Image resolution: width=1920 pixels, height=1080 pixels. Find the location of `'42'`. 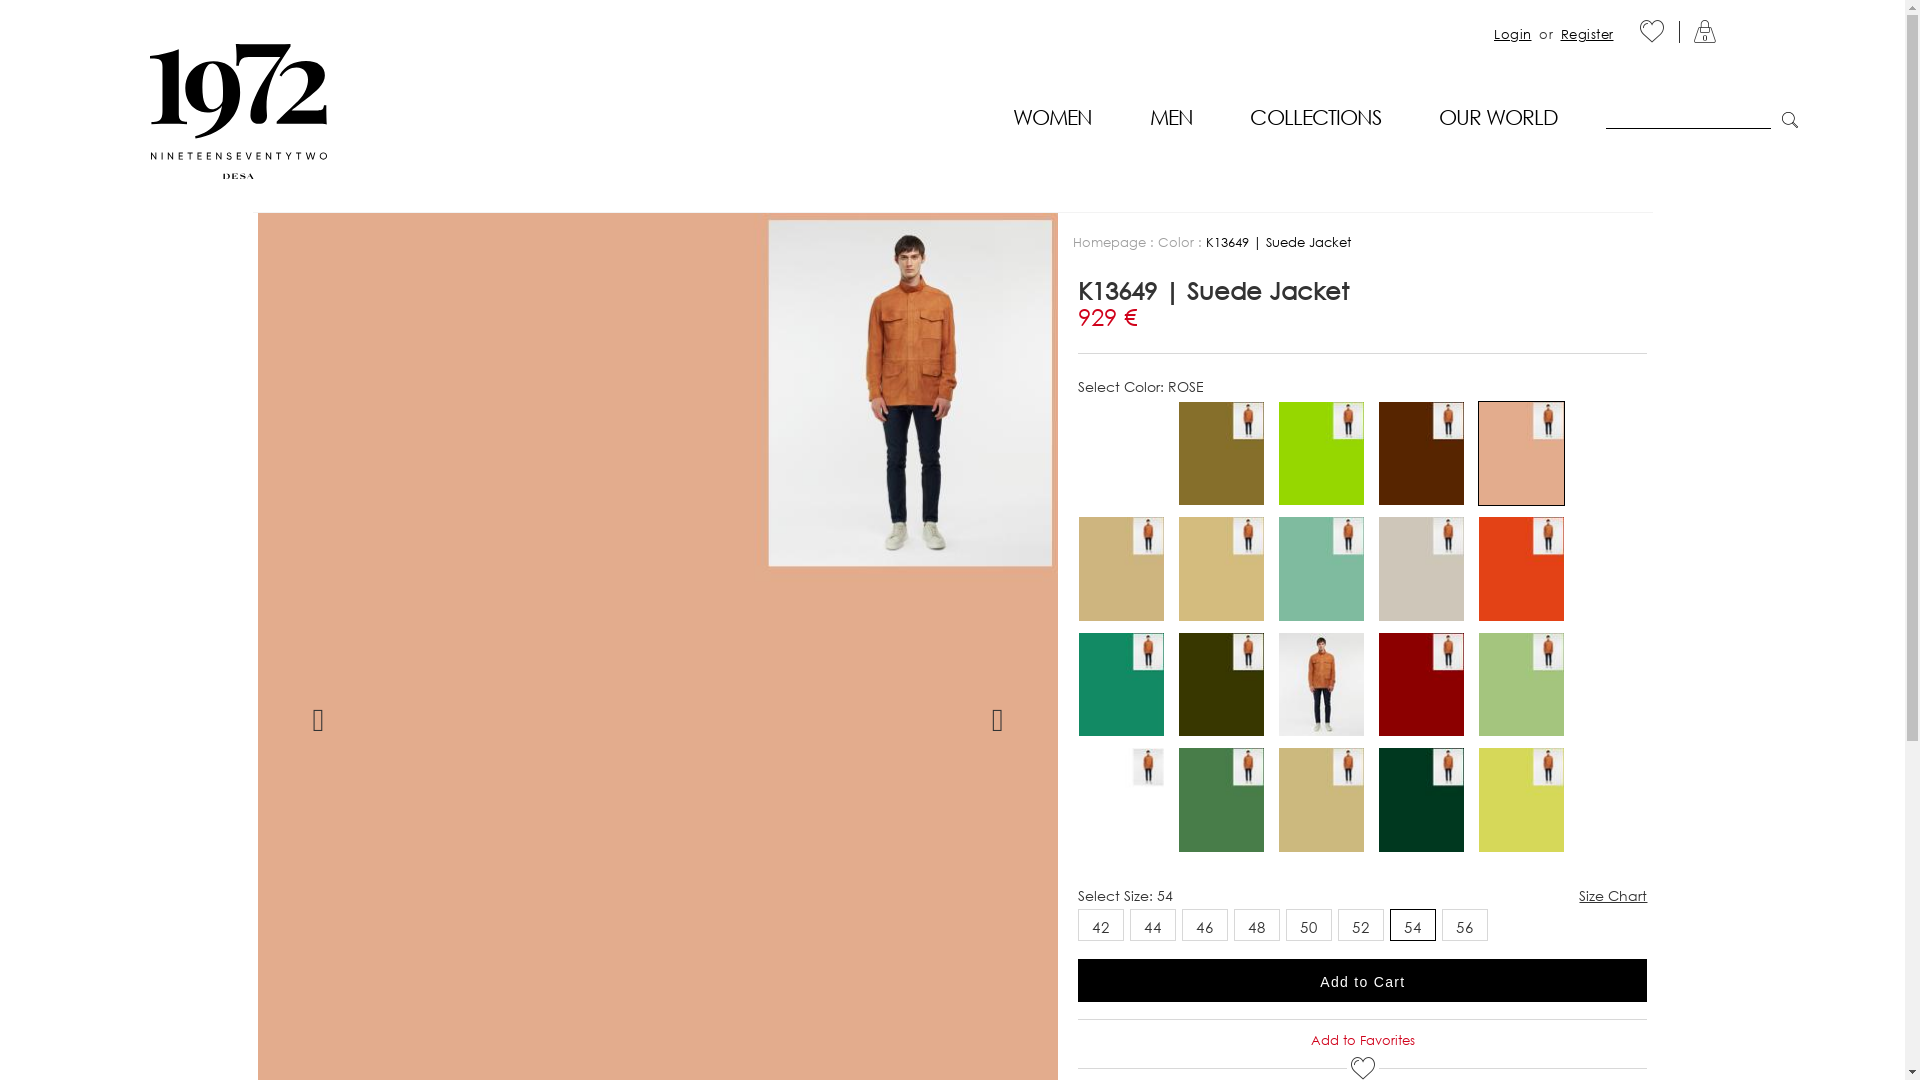

'42' is located at coordinates (1099, 925).